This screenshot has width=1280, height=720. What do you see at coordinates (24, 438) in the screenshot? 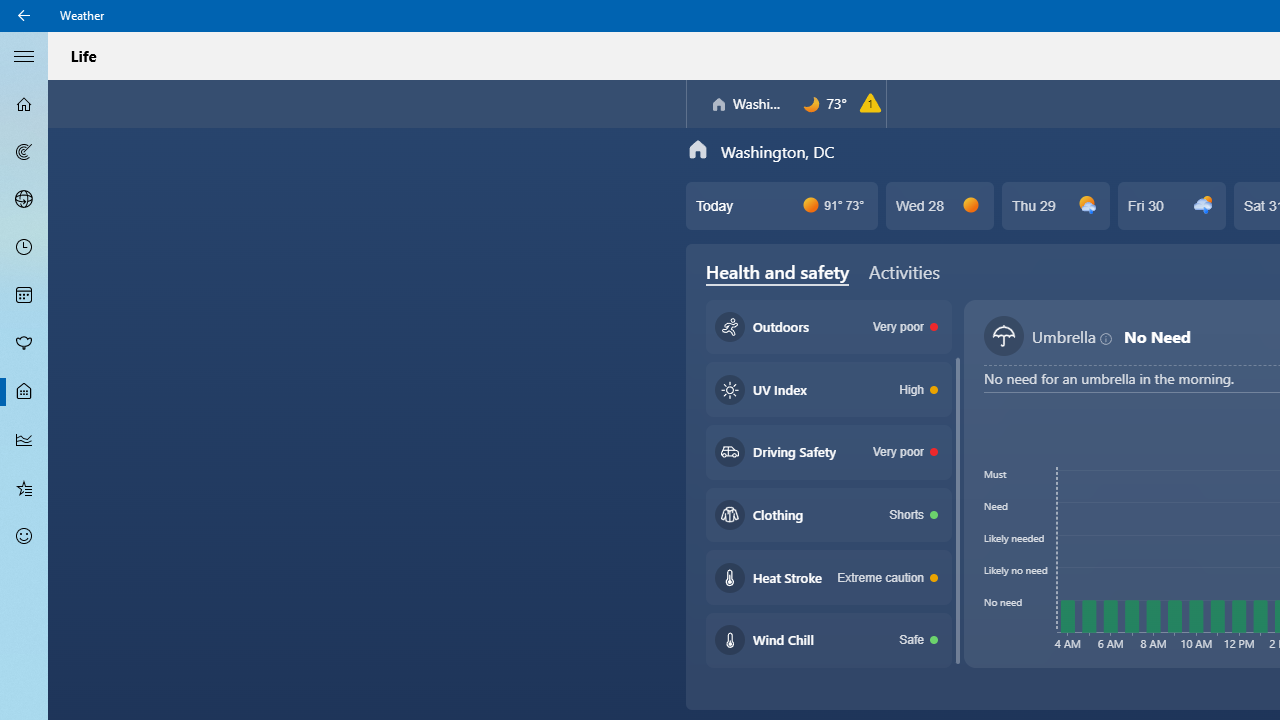
I see `'Historical Weather - Not Selected'` at bounding box center [24, 438].